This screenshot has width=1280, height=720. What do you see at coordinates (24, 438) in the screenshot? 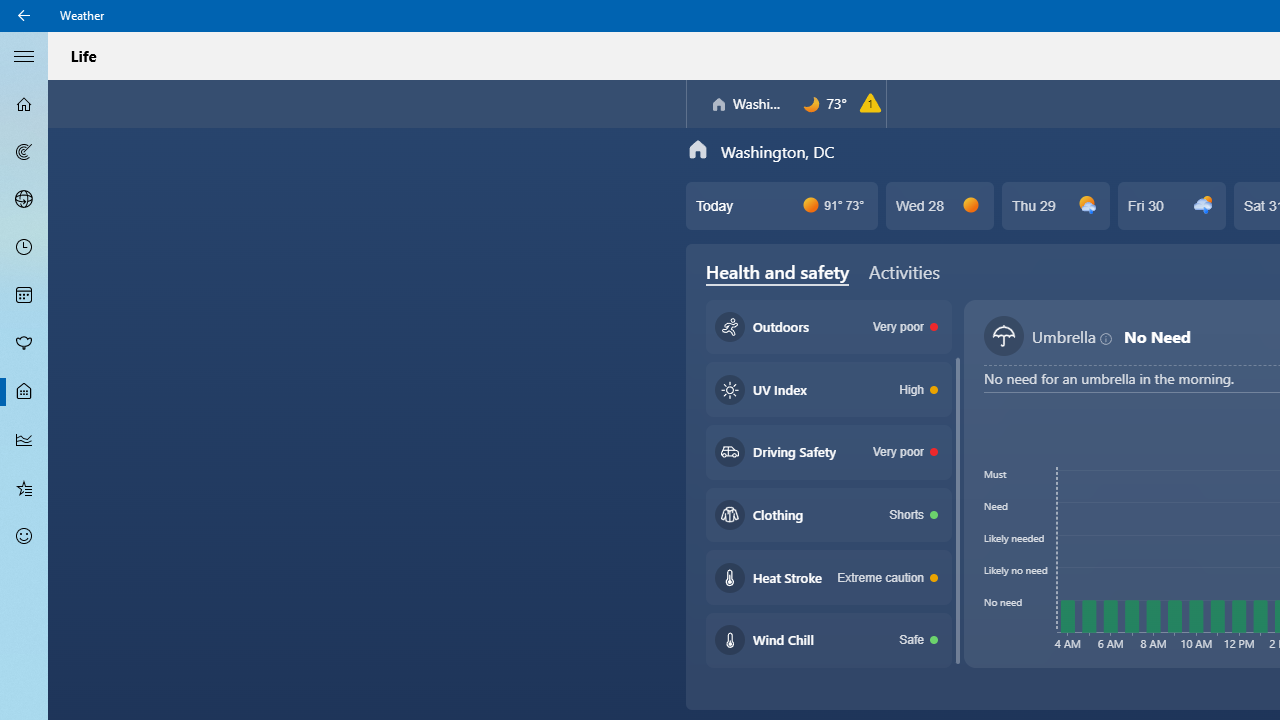
I see `'Historical Weather - Not Selected'` at bounding box center [24, 438].